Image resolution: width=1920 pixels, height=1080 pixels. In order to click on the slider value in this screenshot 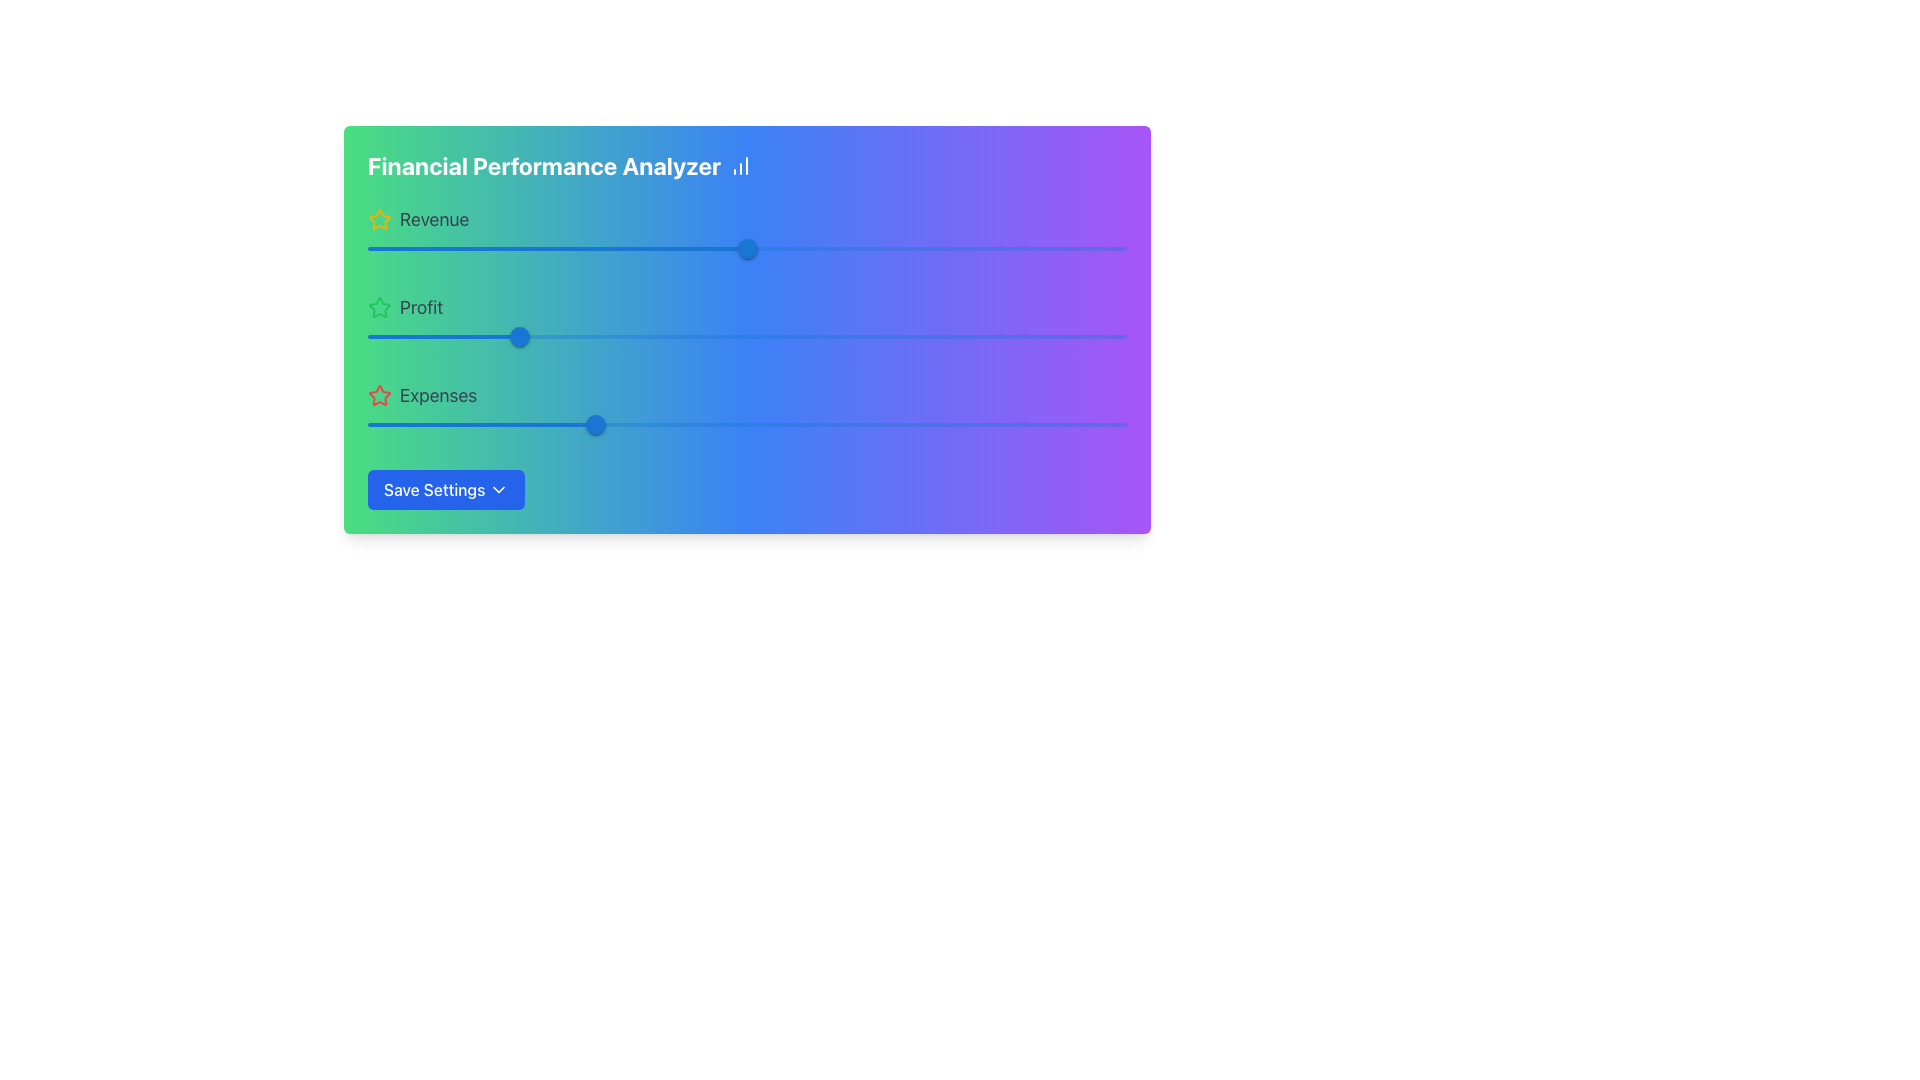, I will do `click(455, 423)`.